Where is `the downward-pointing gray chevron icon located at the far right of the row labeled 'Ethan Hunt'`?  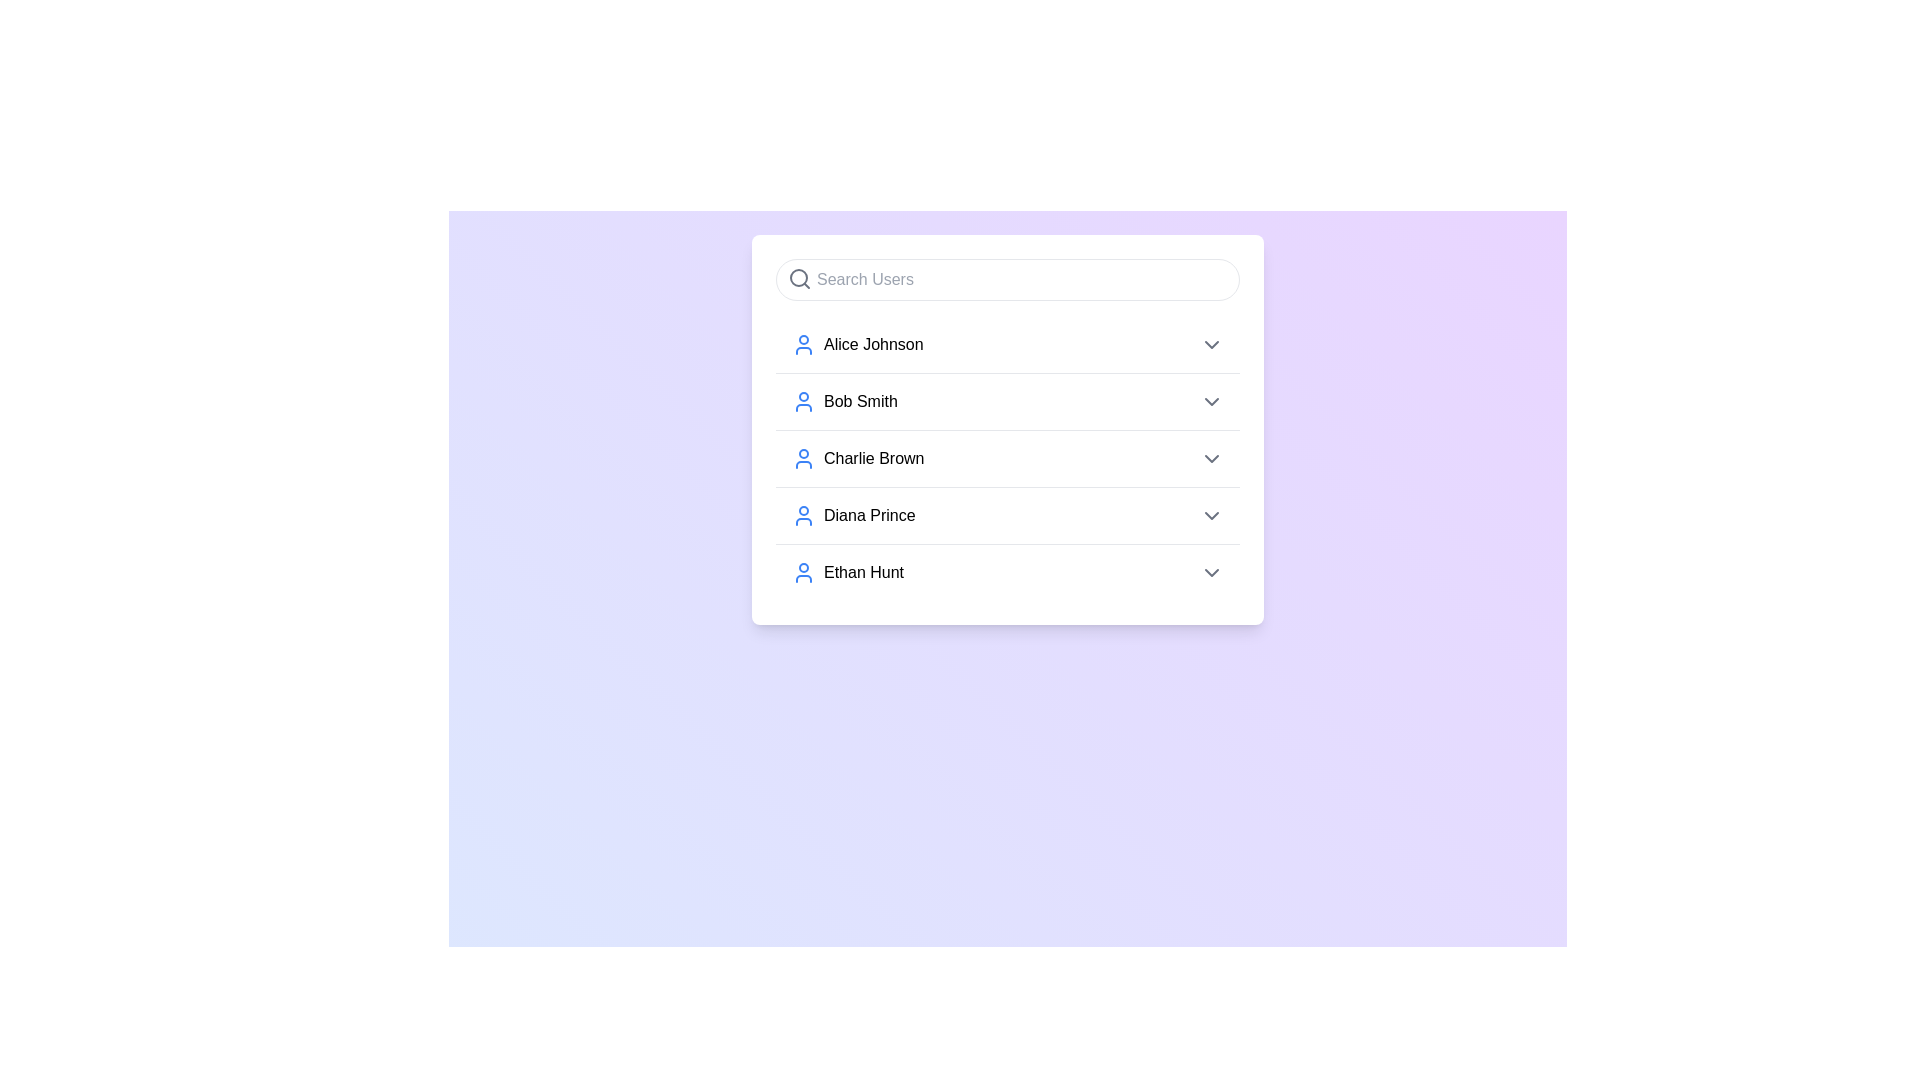
the downward-pointing gray chevron icon located at the far right of the row labeled 'Ethan Hunt' is located at coordinates (1210, 573).